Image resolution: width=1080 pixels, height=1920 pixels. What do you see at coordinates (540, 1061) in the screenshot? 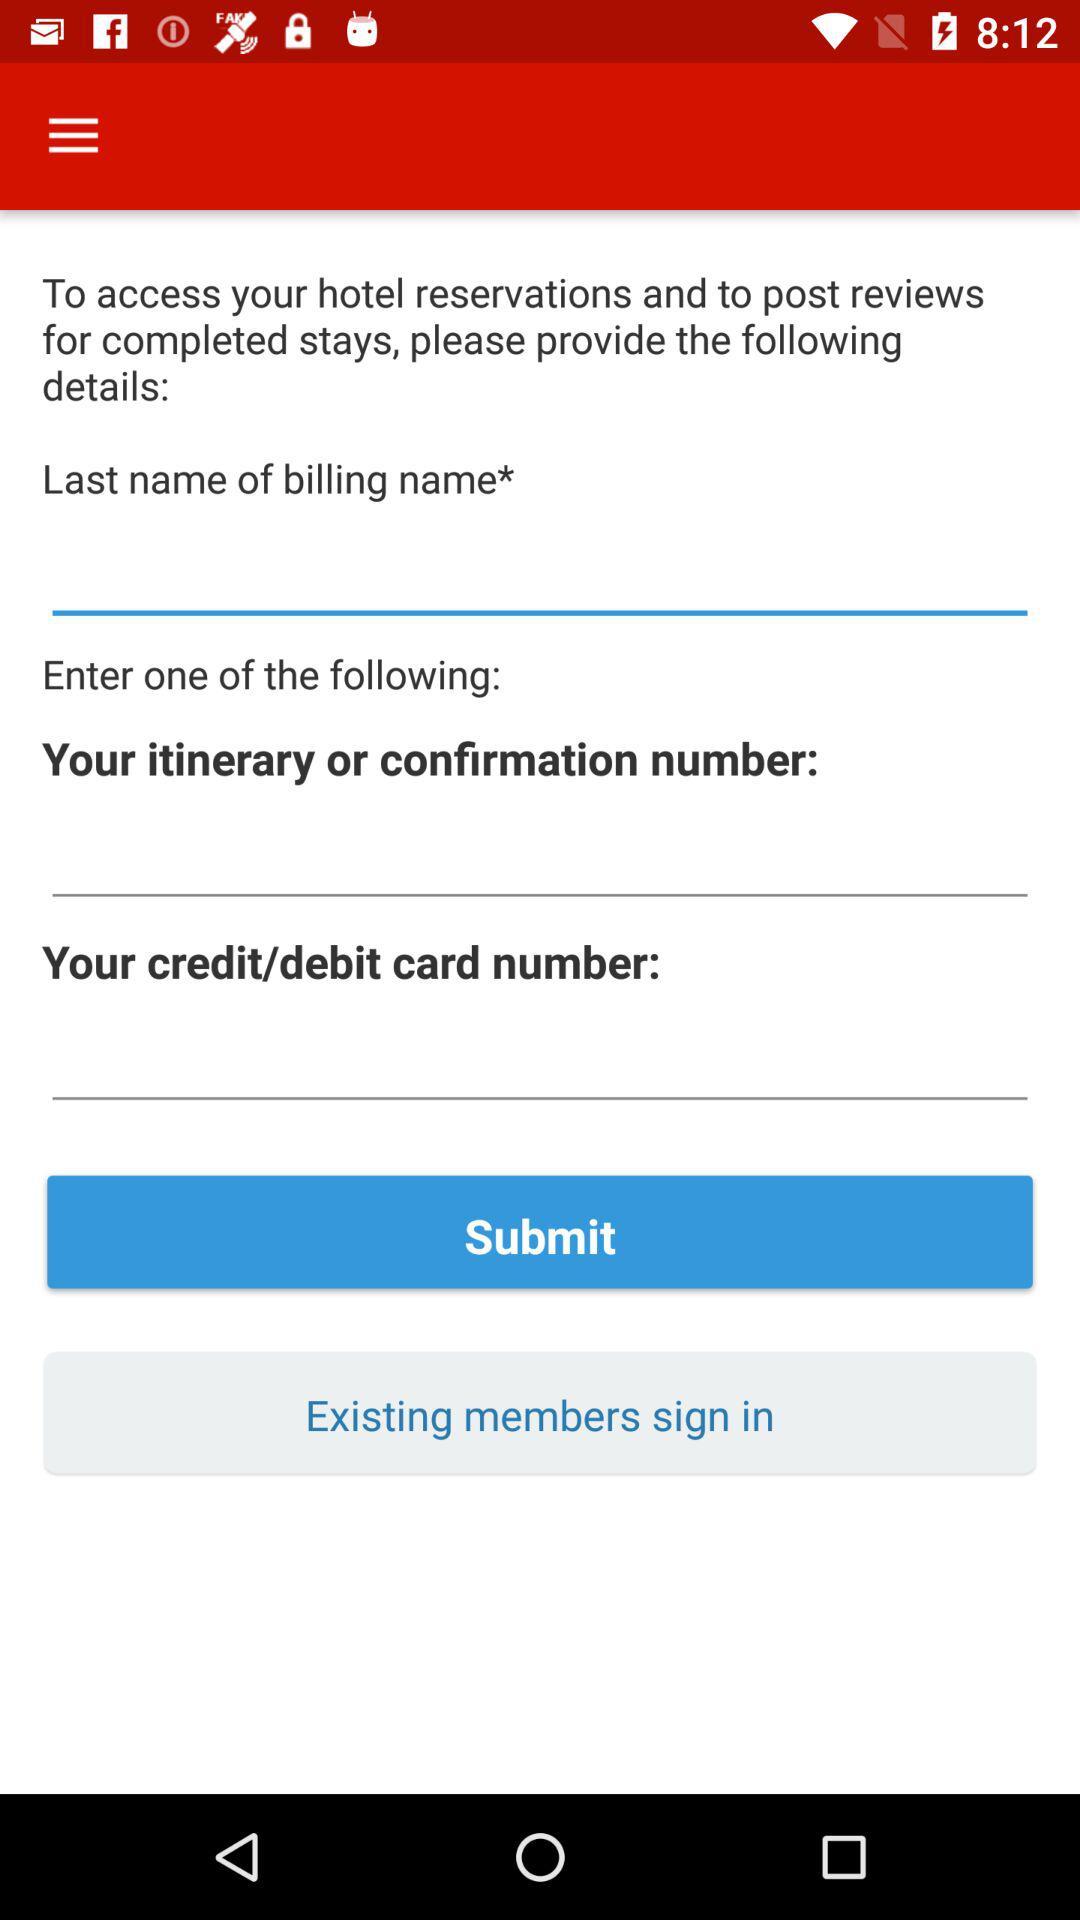
I see `input card number` at bounding box center [540, 1061].